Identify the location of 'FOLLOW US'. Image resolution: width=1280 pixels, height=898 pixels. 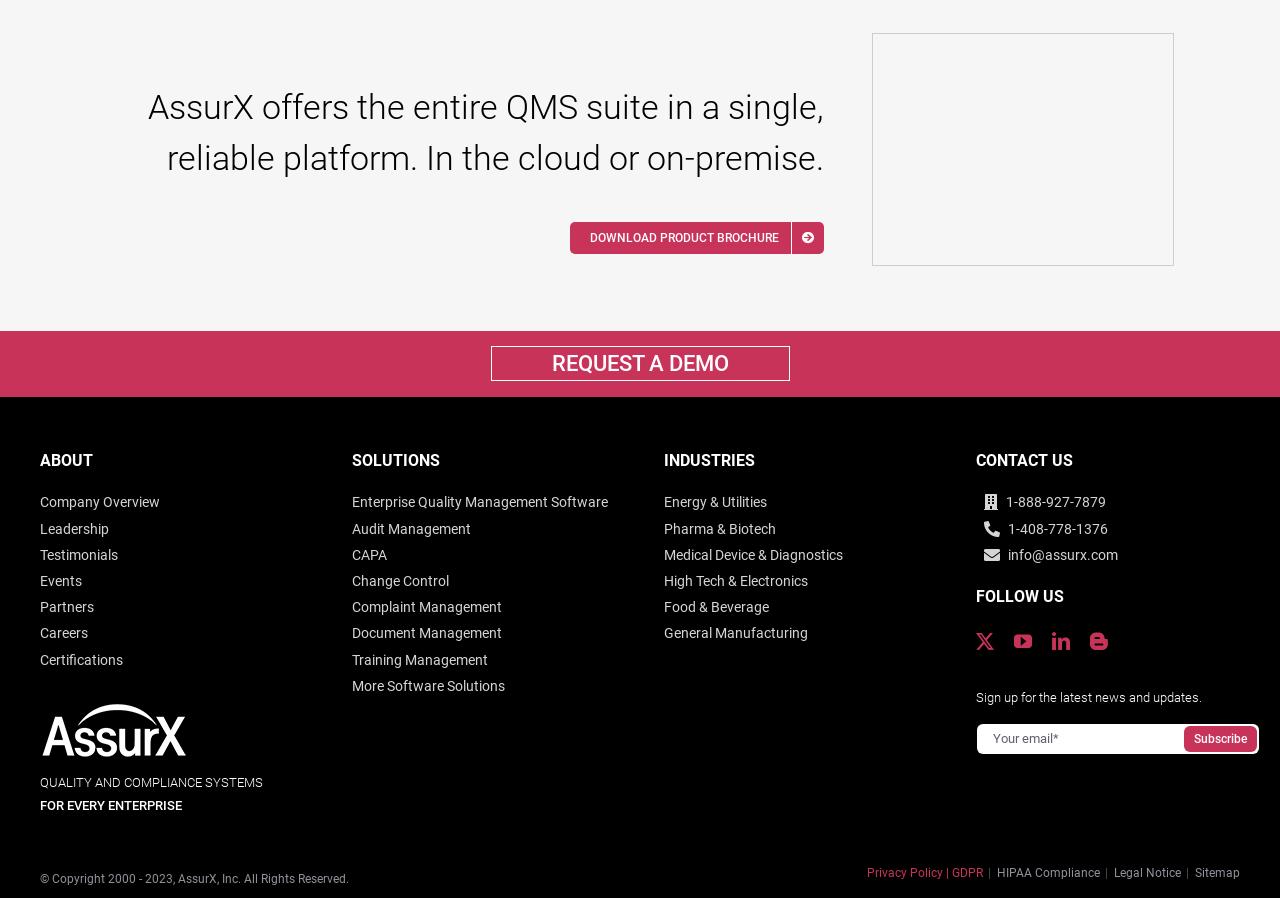
(1019, 595).